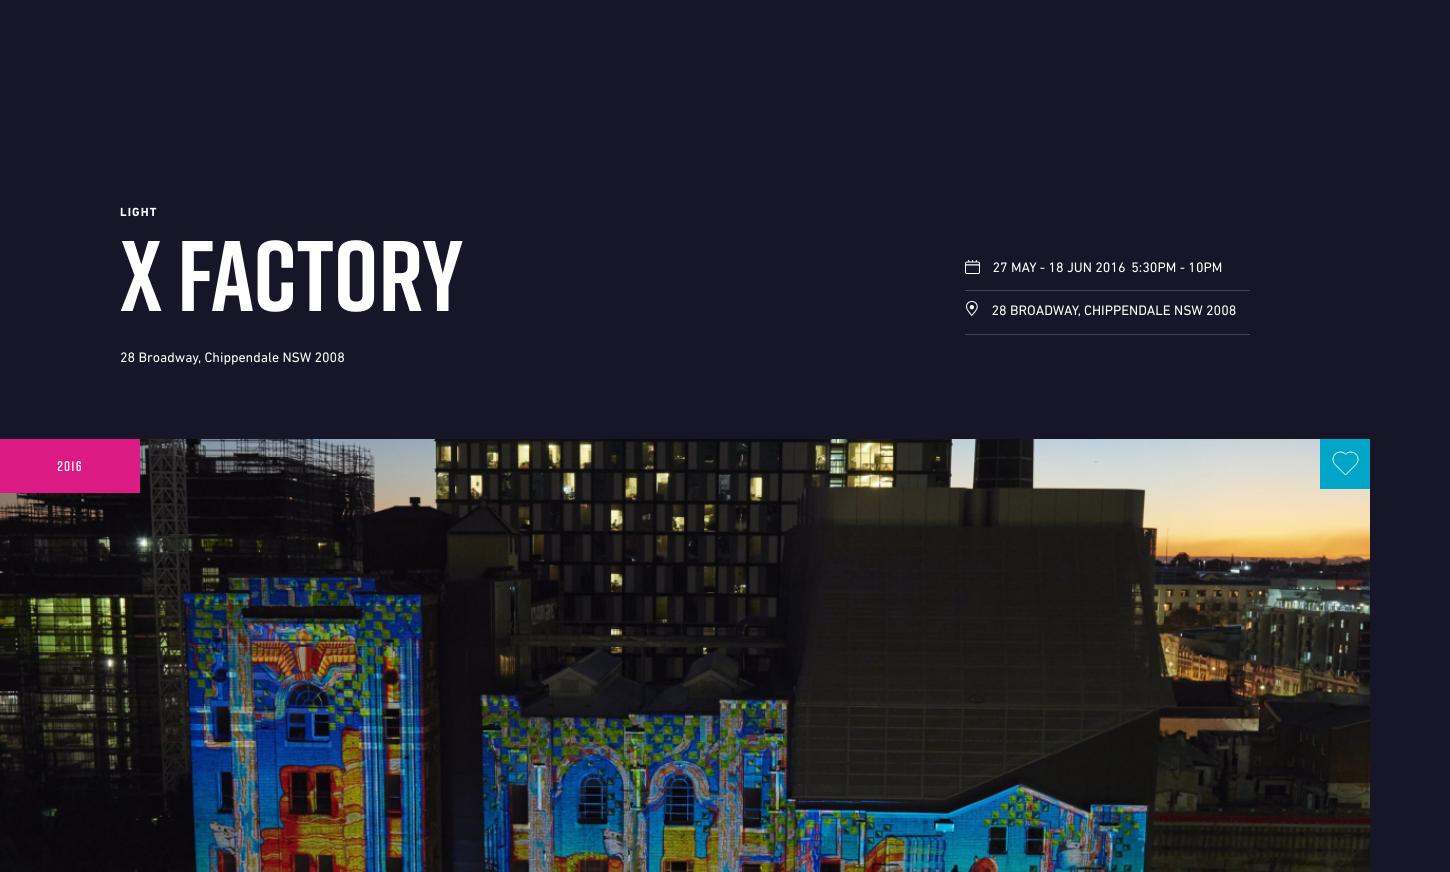  Describe the element at coordinates (120, 255) in the screenshot. I see `'Where:'` at that location.